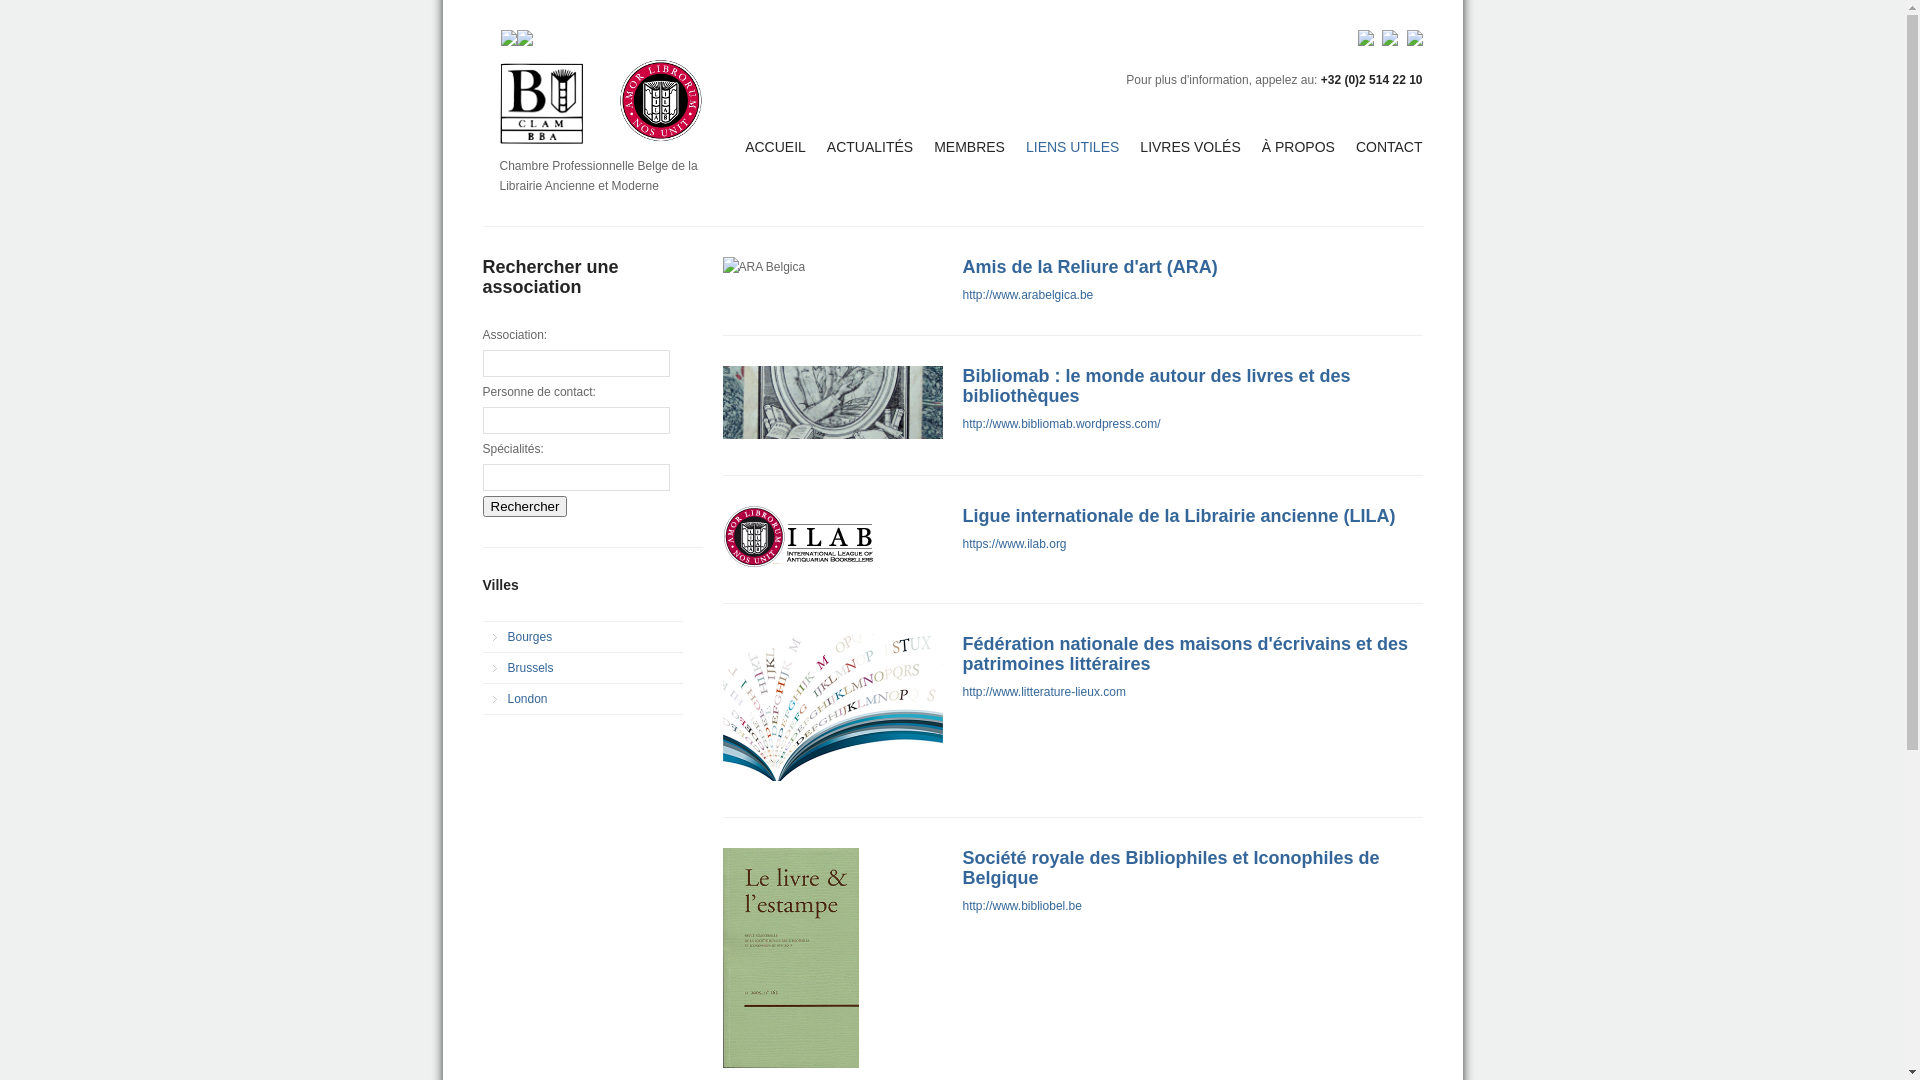  Describe the element at coordinates (481, 667) in the screenshot. I see `'Brussels'` at that location.